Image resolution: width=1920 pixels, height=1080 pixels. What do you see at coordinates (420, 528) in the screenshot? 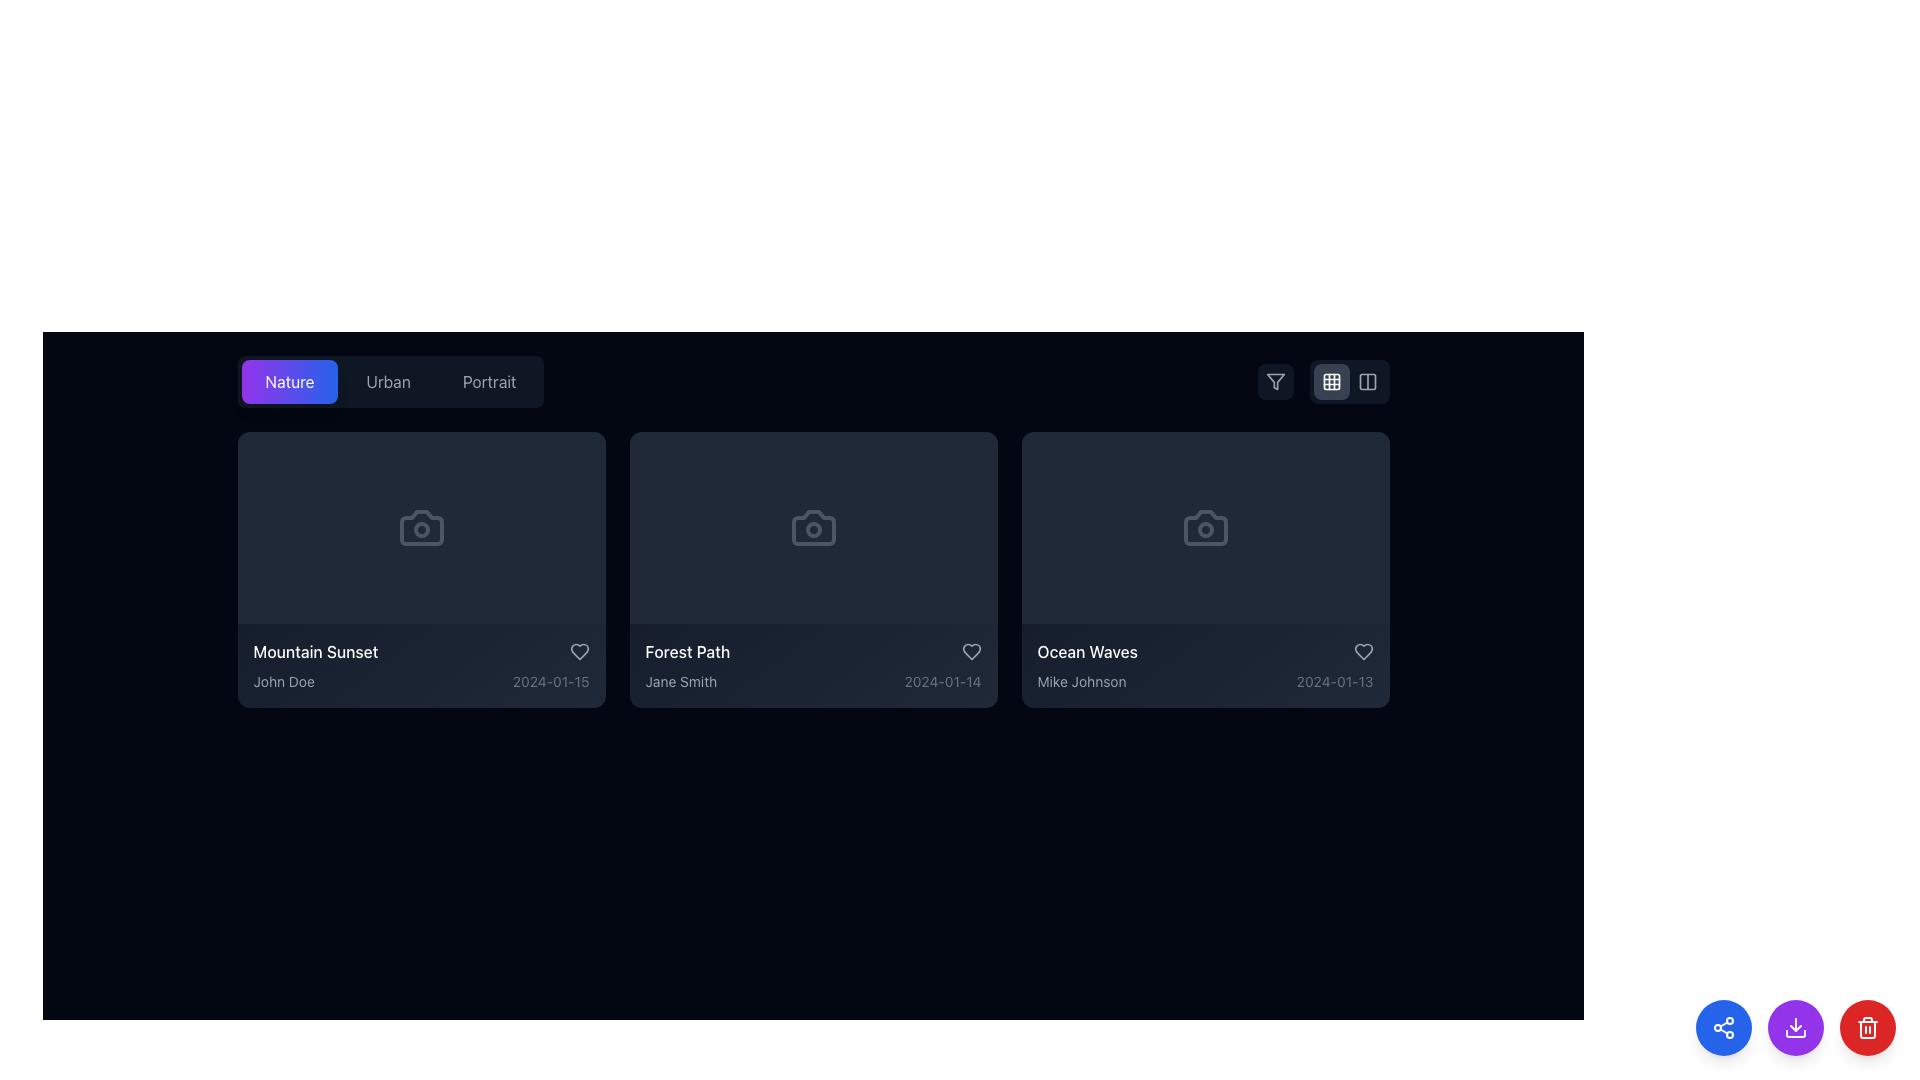
I see `the decorative icon located in the center of the 'Mountain Sunset' card in the grid layout` at bounding box center [420, 528].